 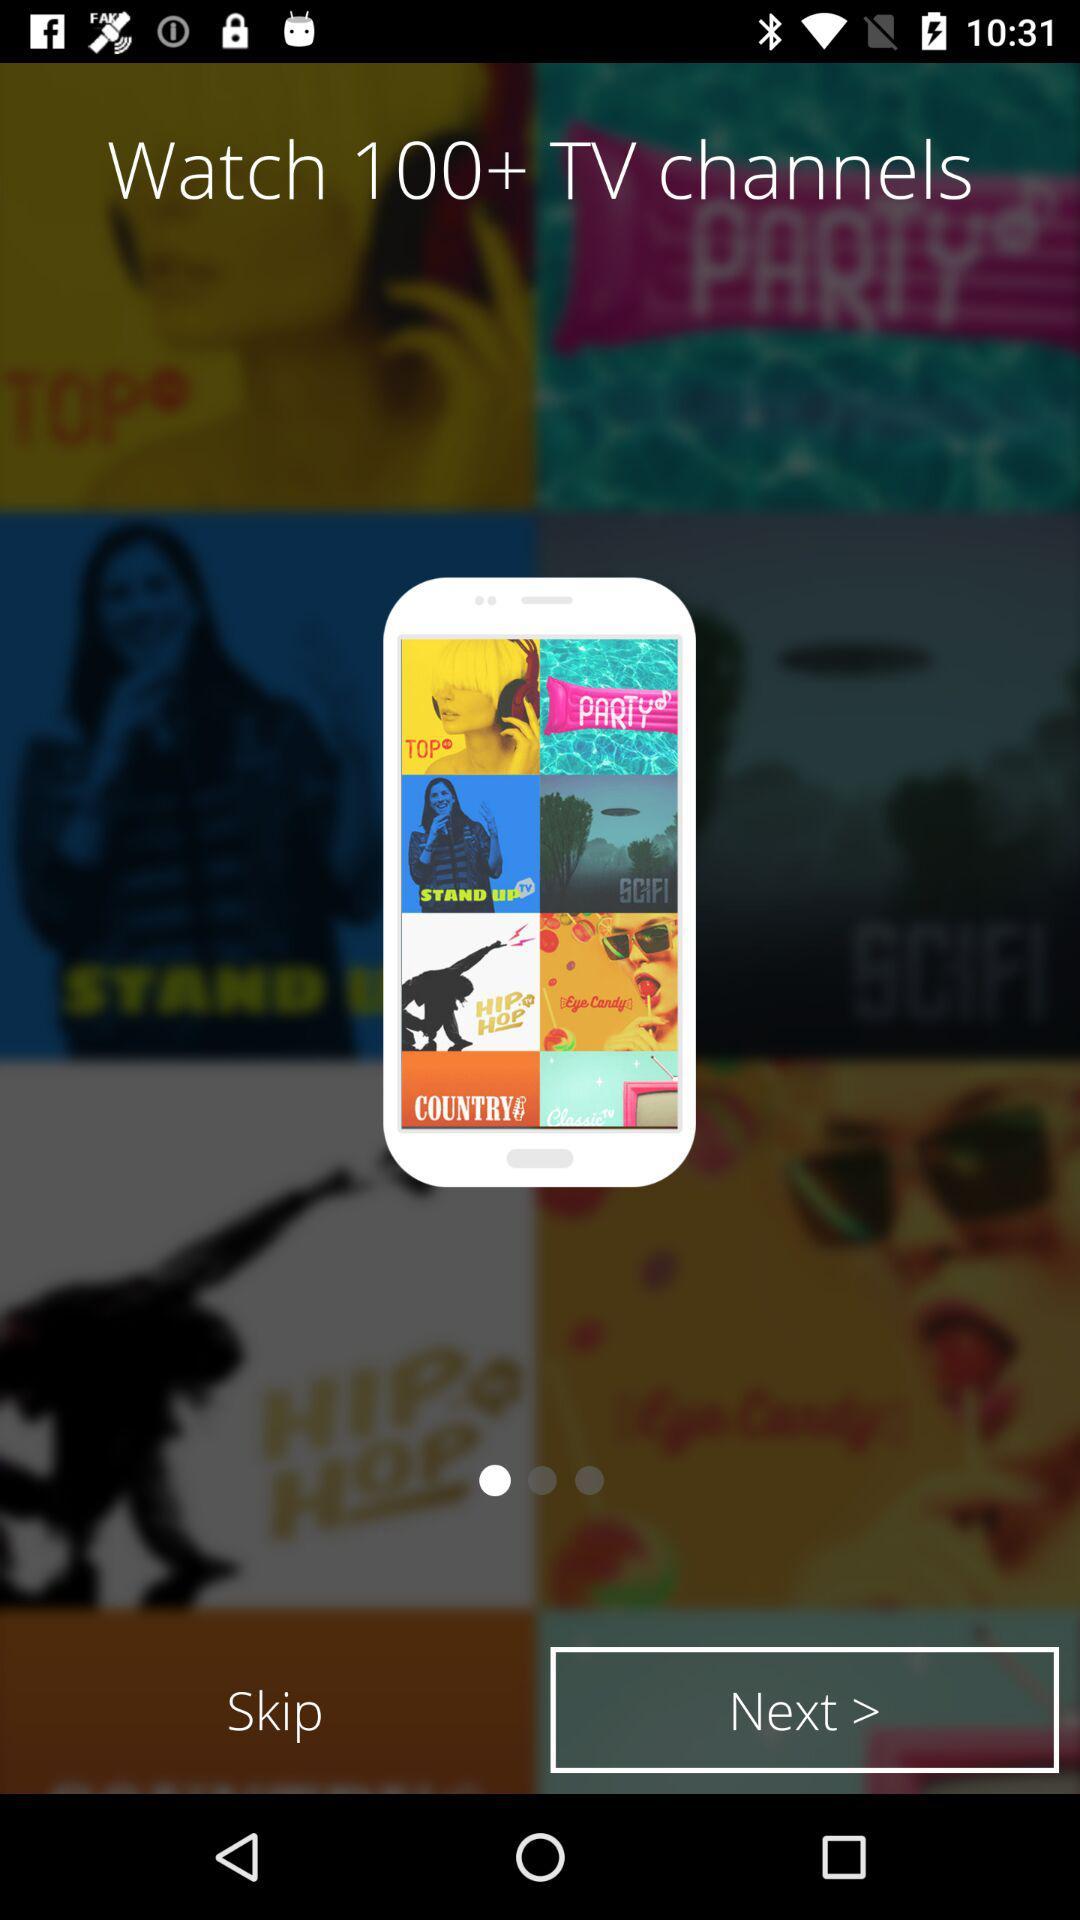 I want to click on item to the left of next > item, so click(x=275, y=1708).